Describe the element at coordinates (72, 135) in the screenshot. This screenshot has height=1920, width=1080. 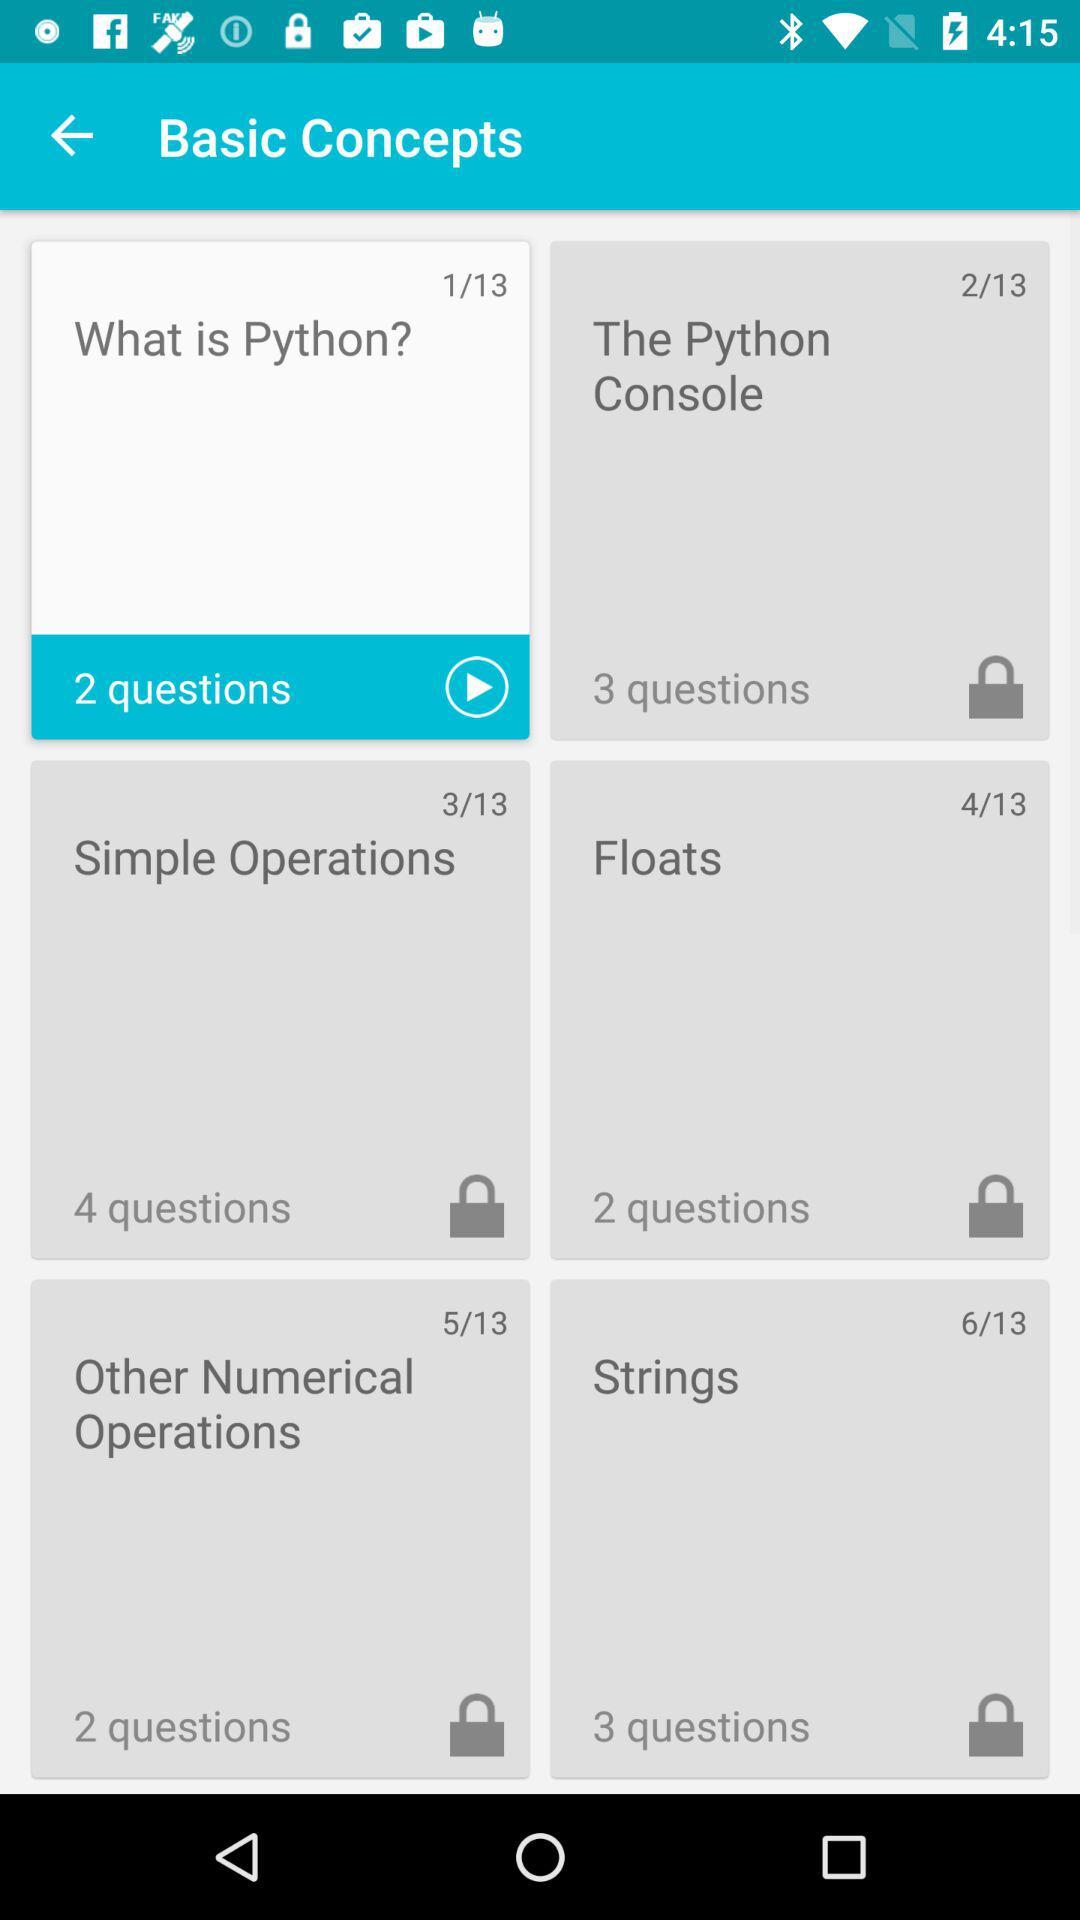
I see `item above what is python? item` at that location.